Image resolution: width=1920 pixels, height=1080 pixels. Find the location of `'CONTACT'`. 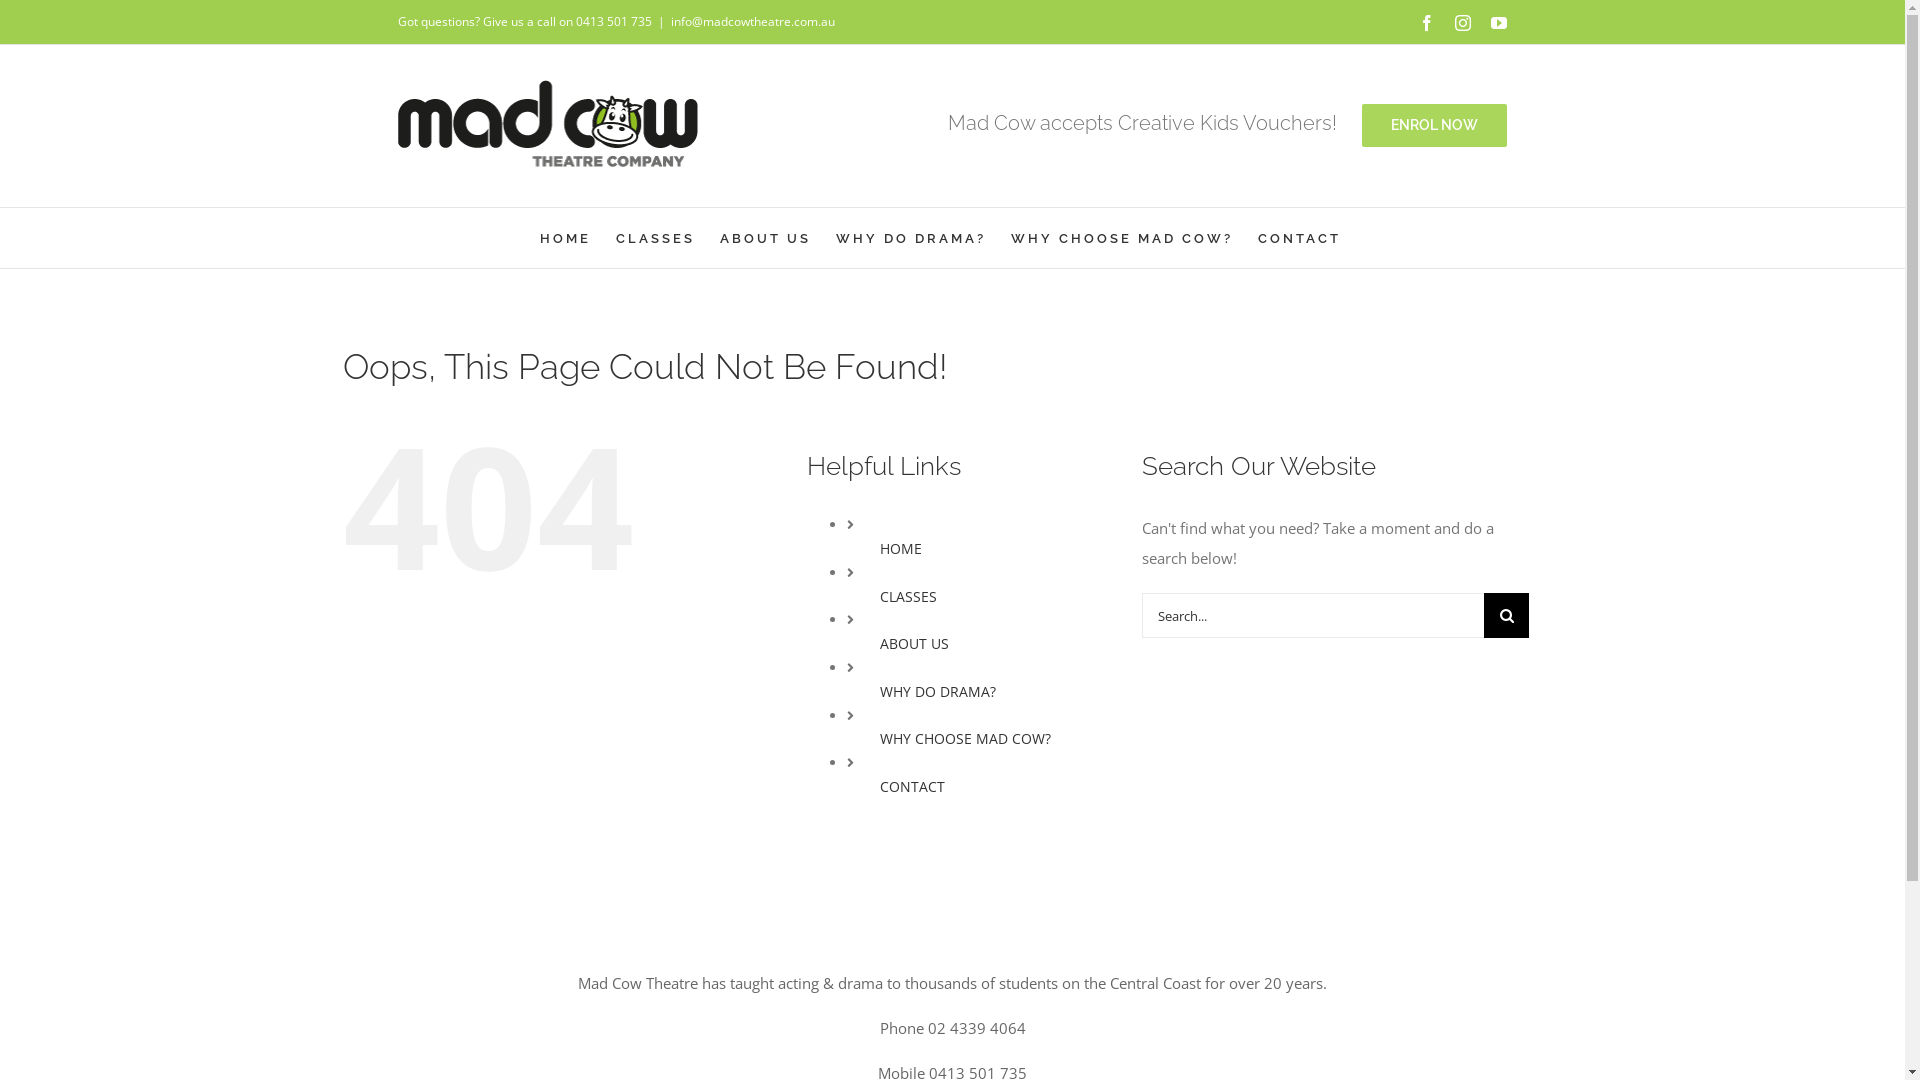

'CONTACT' is located at coordinates (1299, 237).